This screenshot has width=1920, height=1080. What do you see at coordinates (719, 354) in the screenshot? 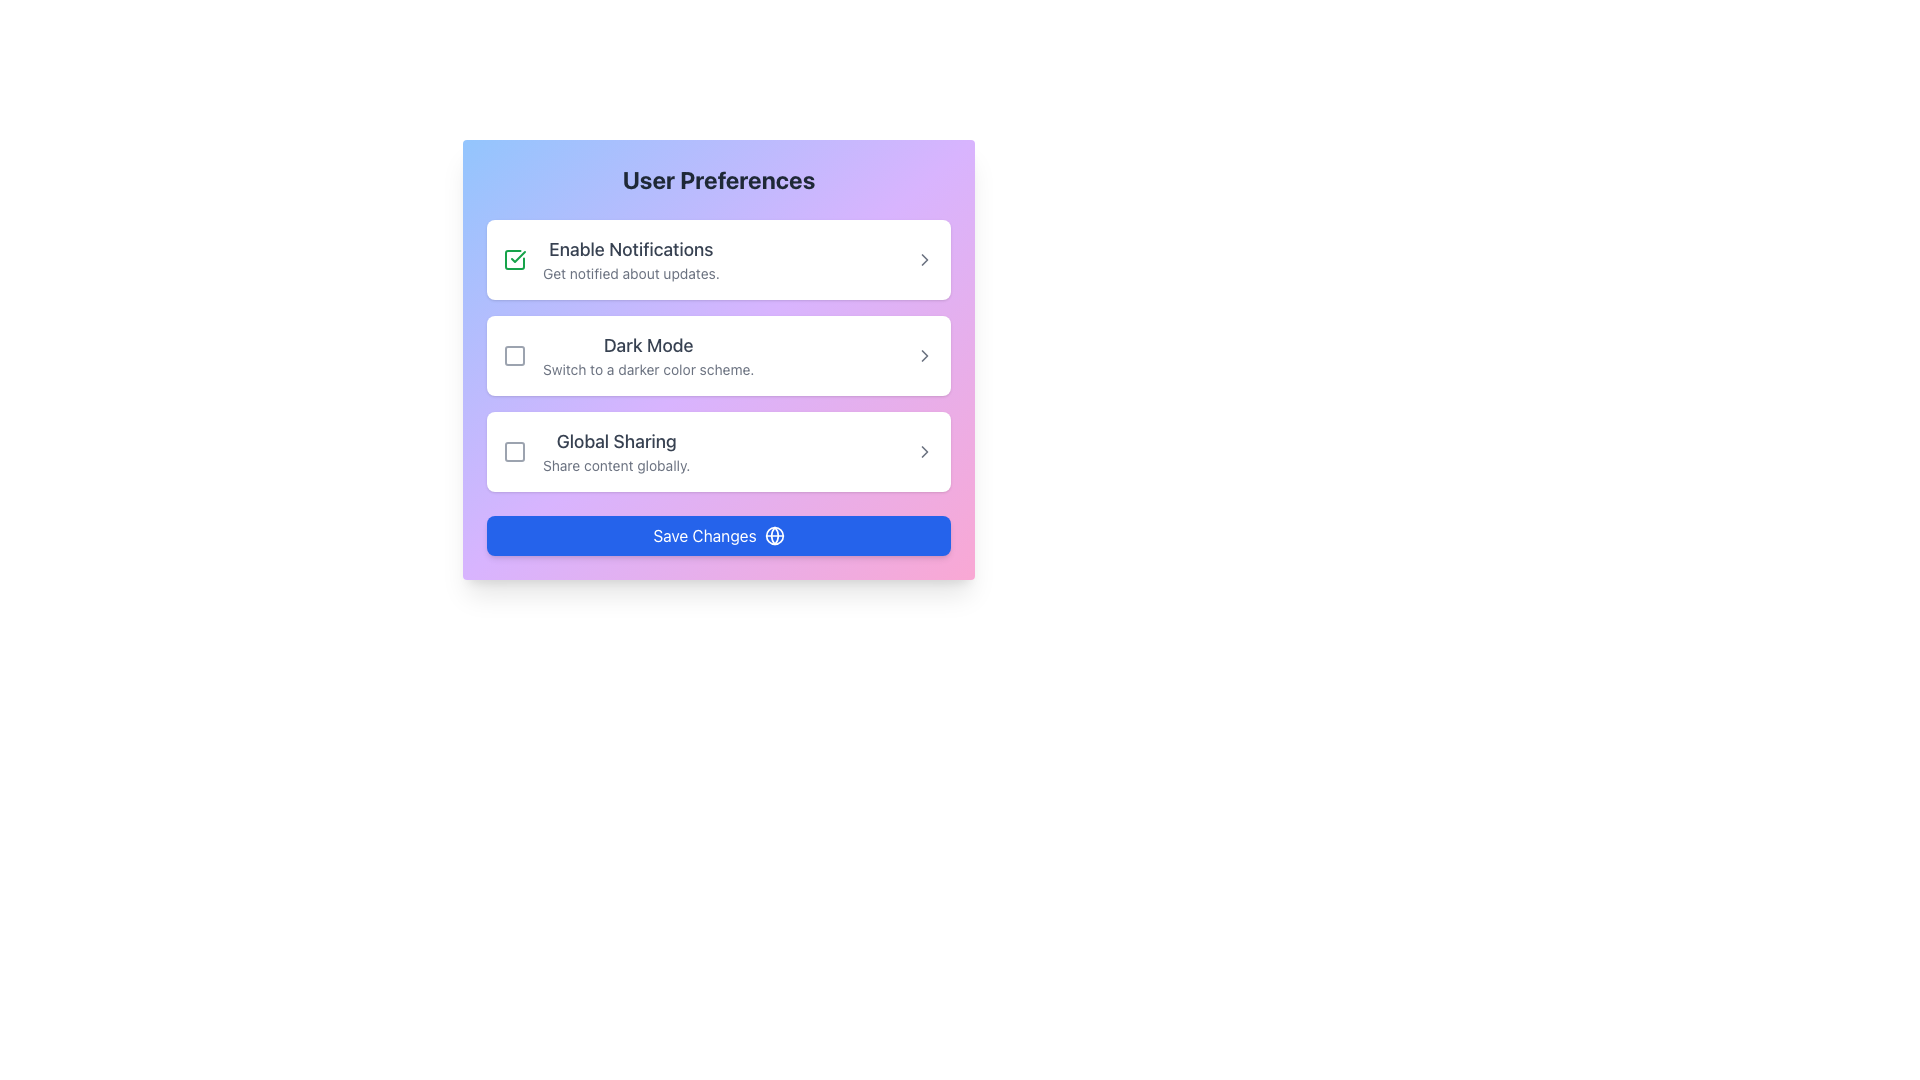
I see `the checkbox toggle for dark mode located in the 'User Preferences' modal` at bounding box center [719, 354].